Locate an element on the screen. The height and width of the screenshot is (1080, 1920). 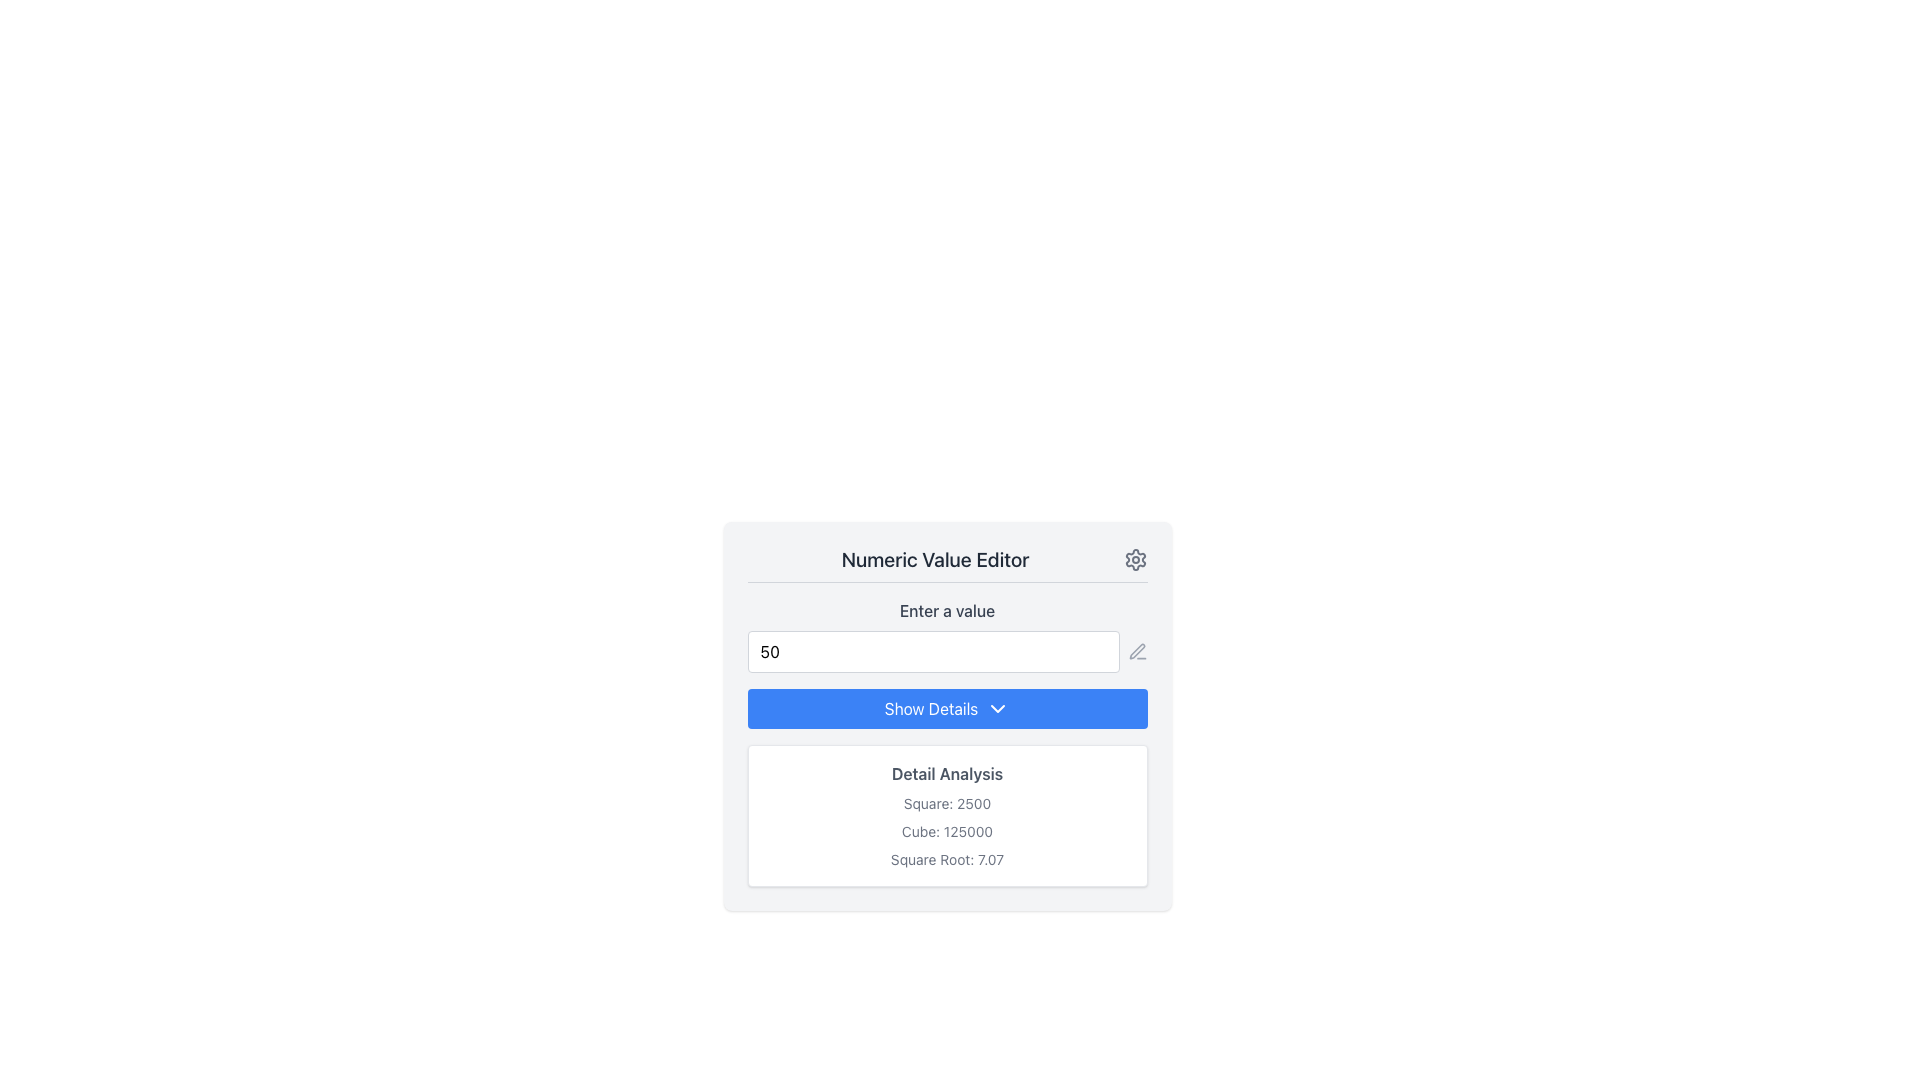
the text label reading 'Enter a value' which is located slightly above the input field in the 'Numeric Value Editor' component is located at coordinates (946, 609).